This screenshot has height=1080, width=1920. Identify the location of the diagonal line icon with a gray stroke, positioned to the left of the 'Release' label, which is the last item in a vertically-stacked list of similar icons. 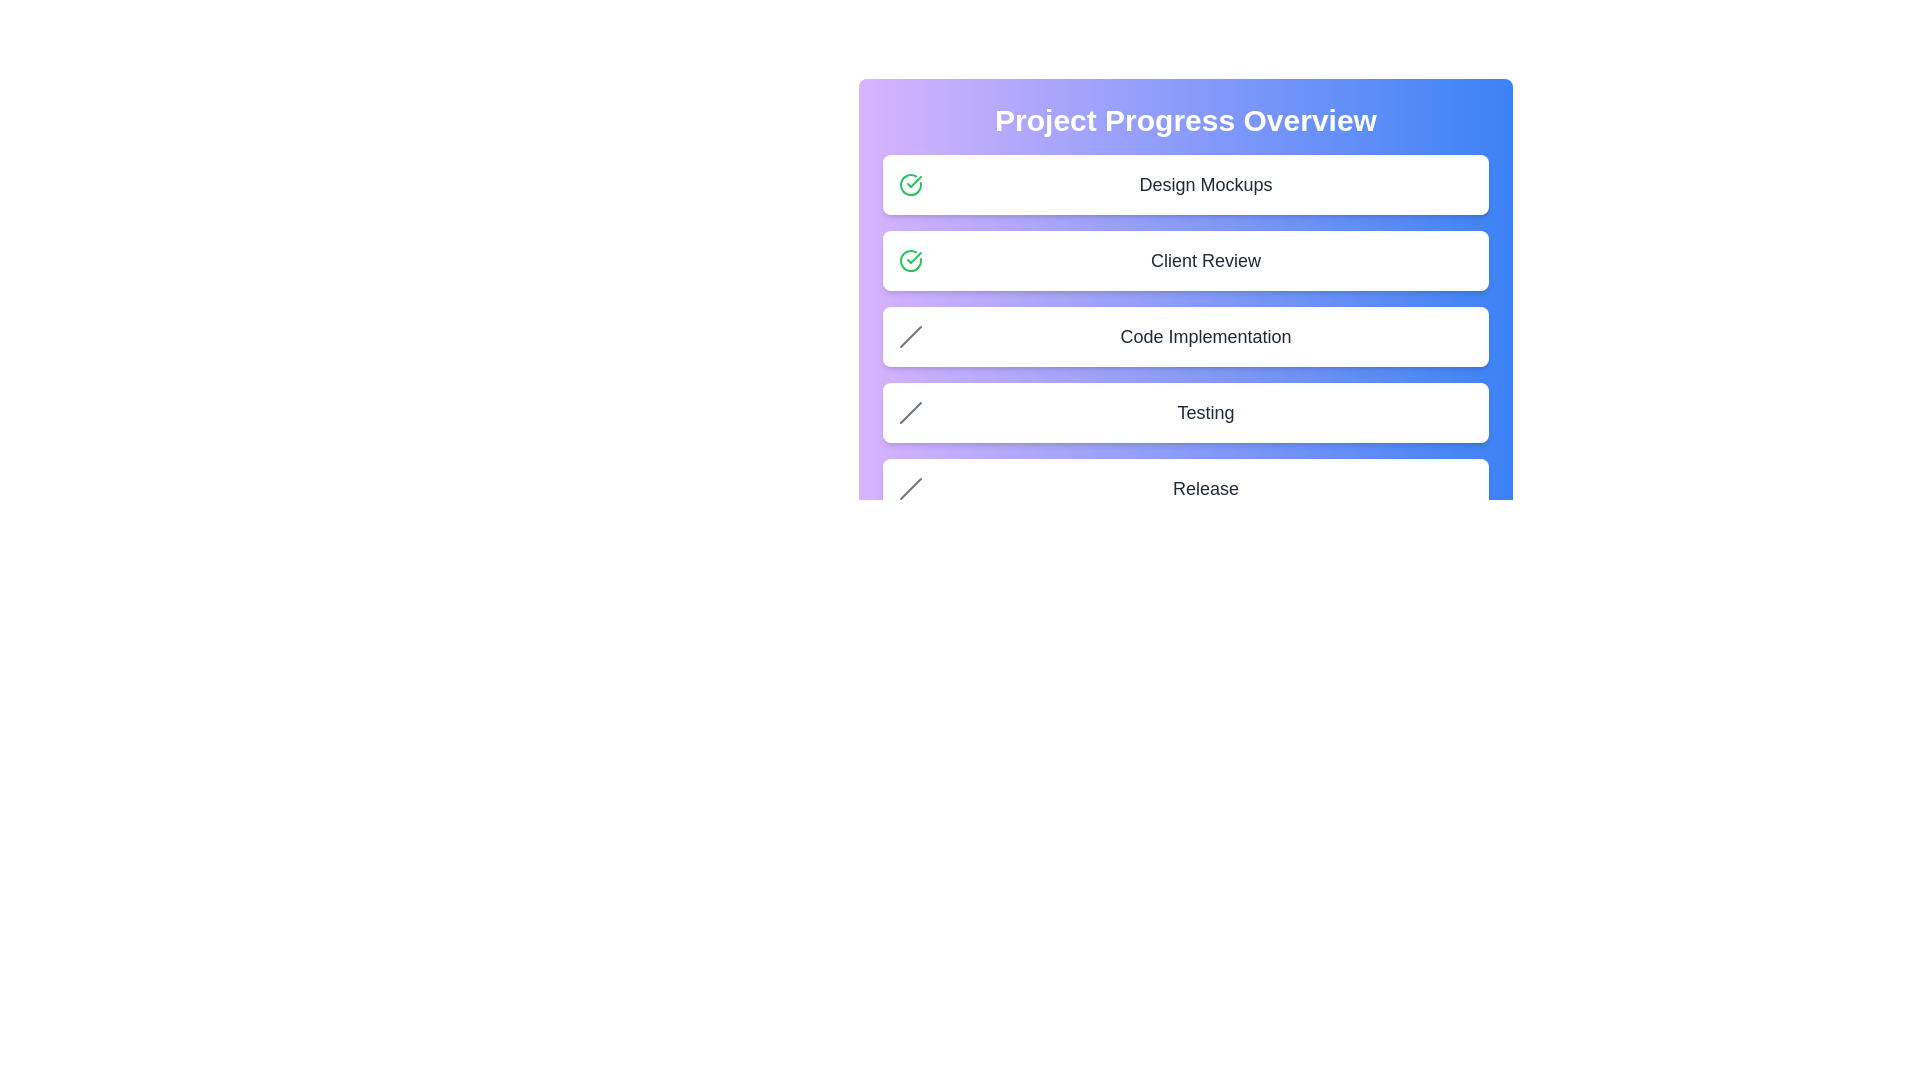
(910, 489).